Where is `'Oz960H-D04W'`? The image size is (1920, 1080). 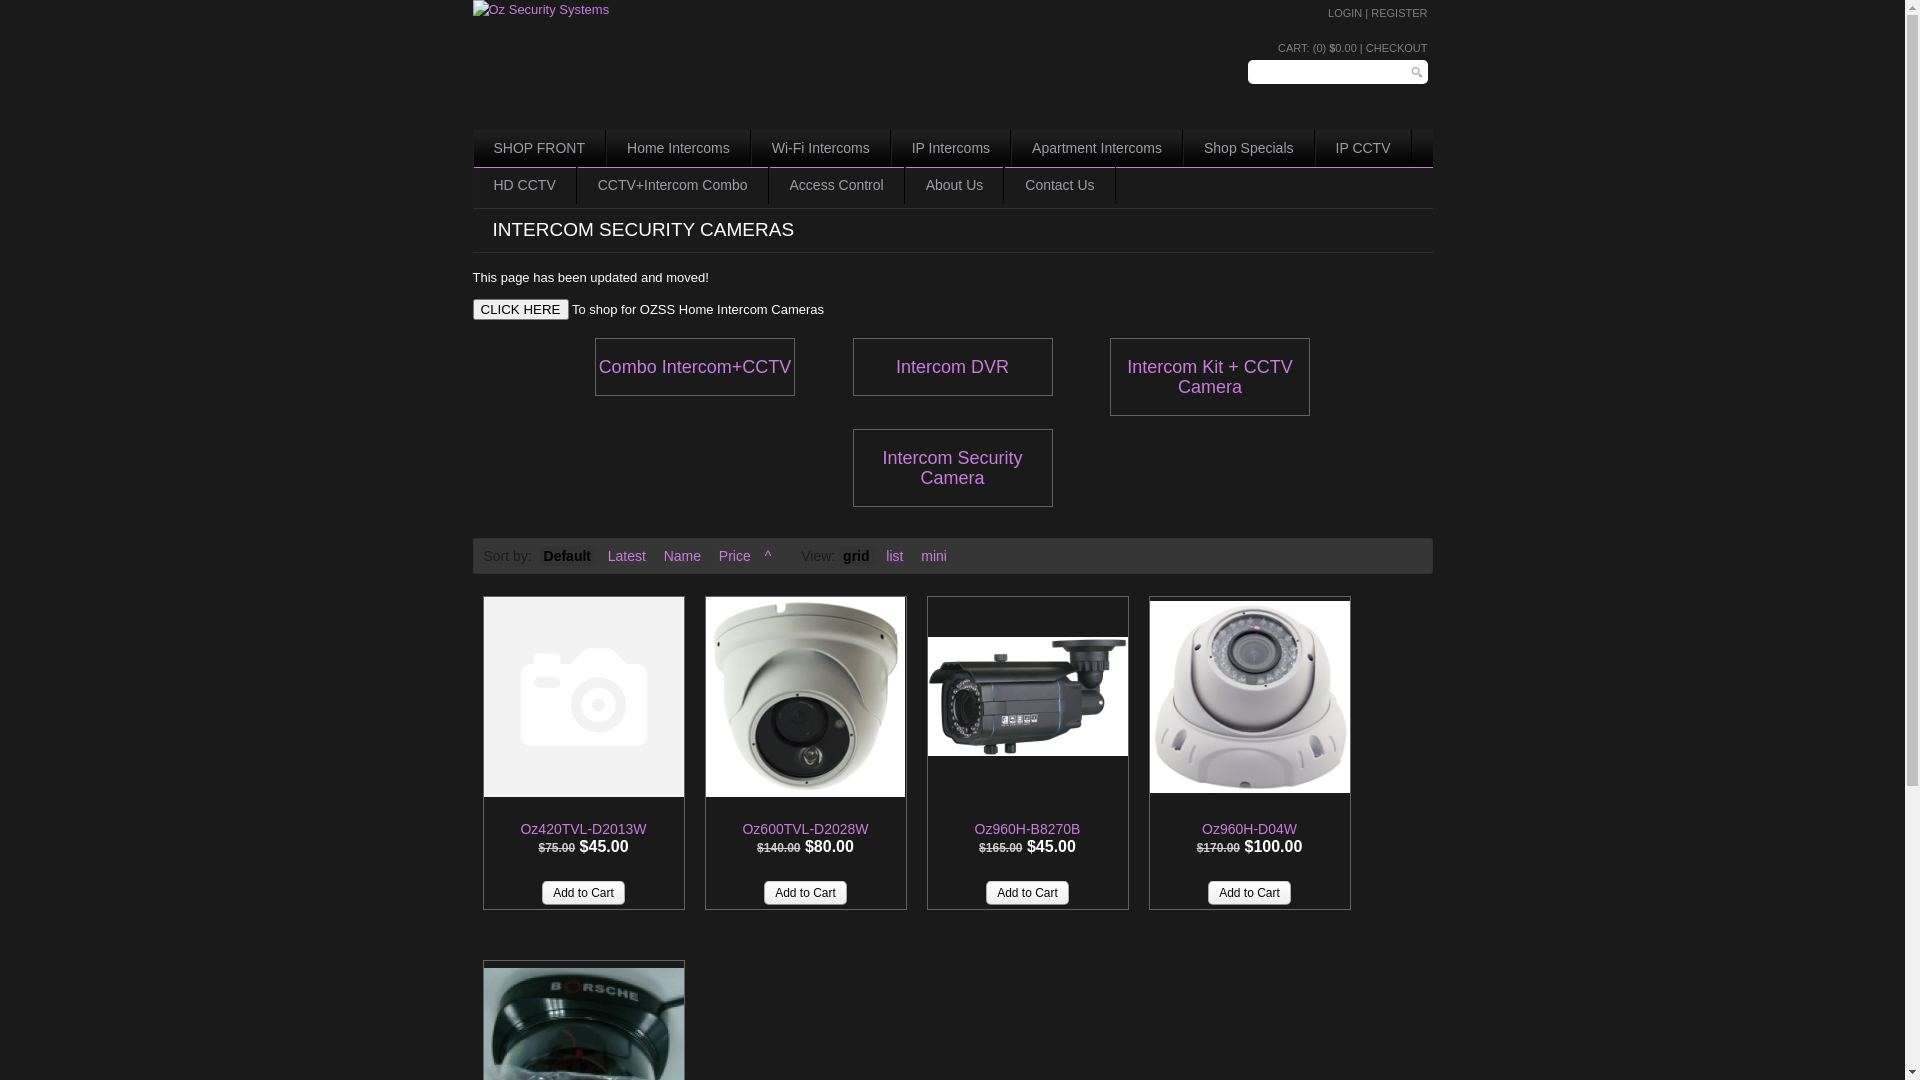 'Oz960H-D04W' is located at coordinates (1150, 696).